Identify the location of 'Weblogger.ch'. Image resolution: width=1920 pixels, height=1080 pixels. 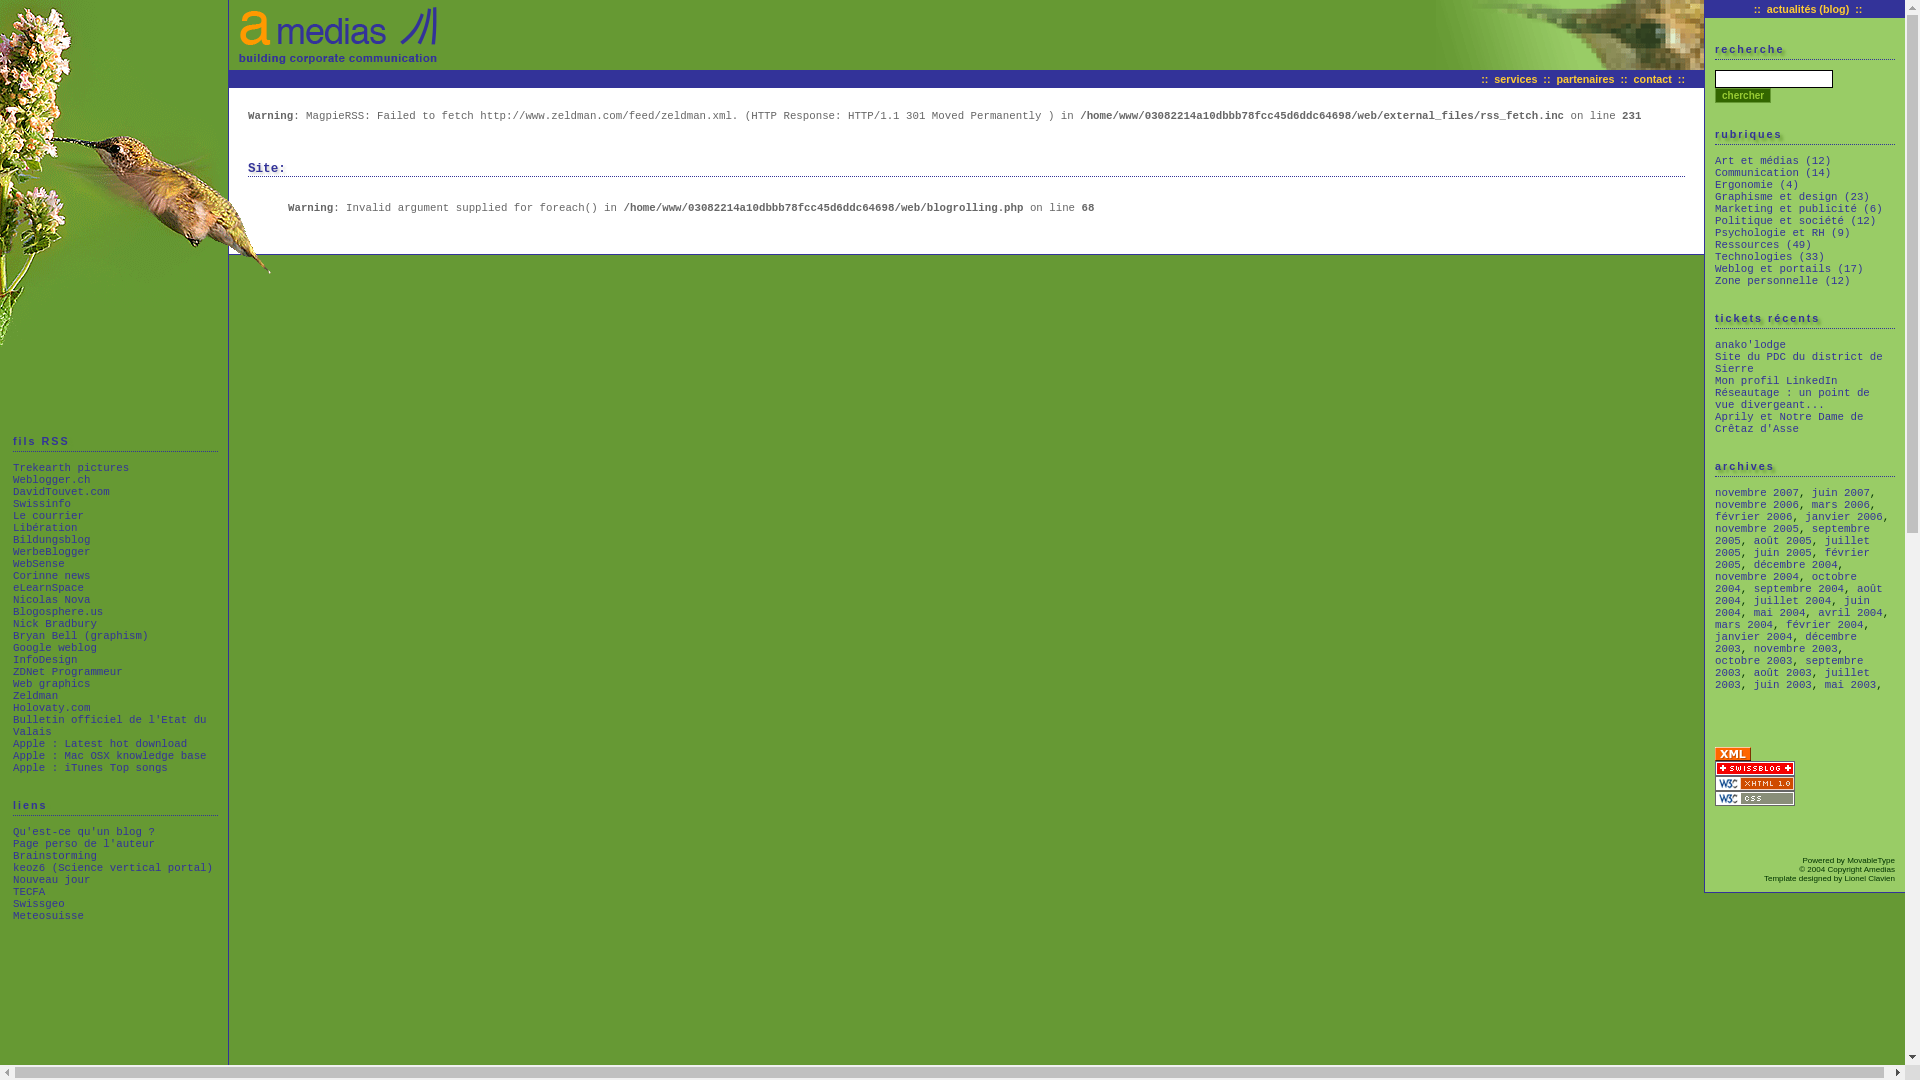
(13, 479).